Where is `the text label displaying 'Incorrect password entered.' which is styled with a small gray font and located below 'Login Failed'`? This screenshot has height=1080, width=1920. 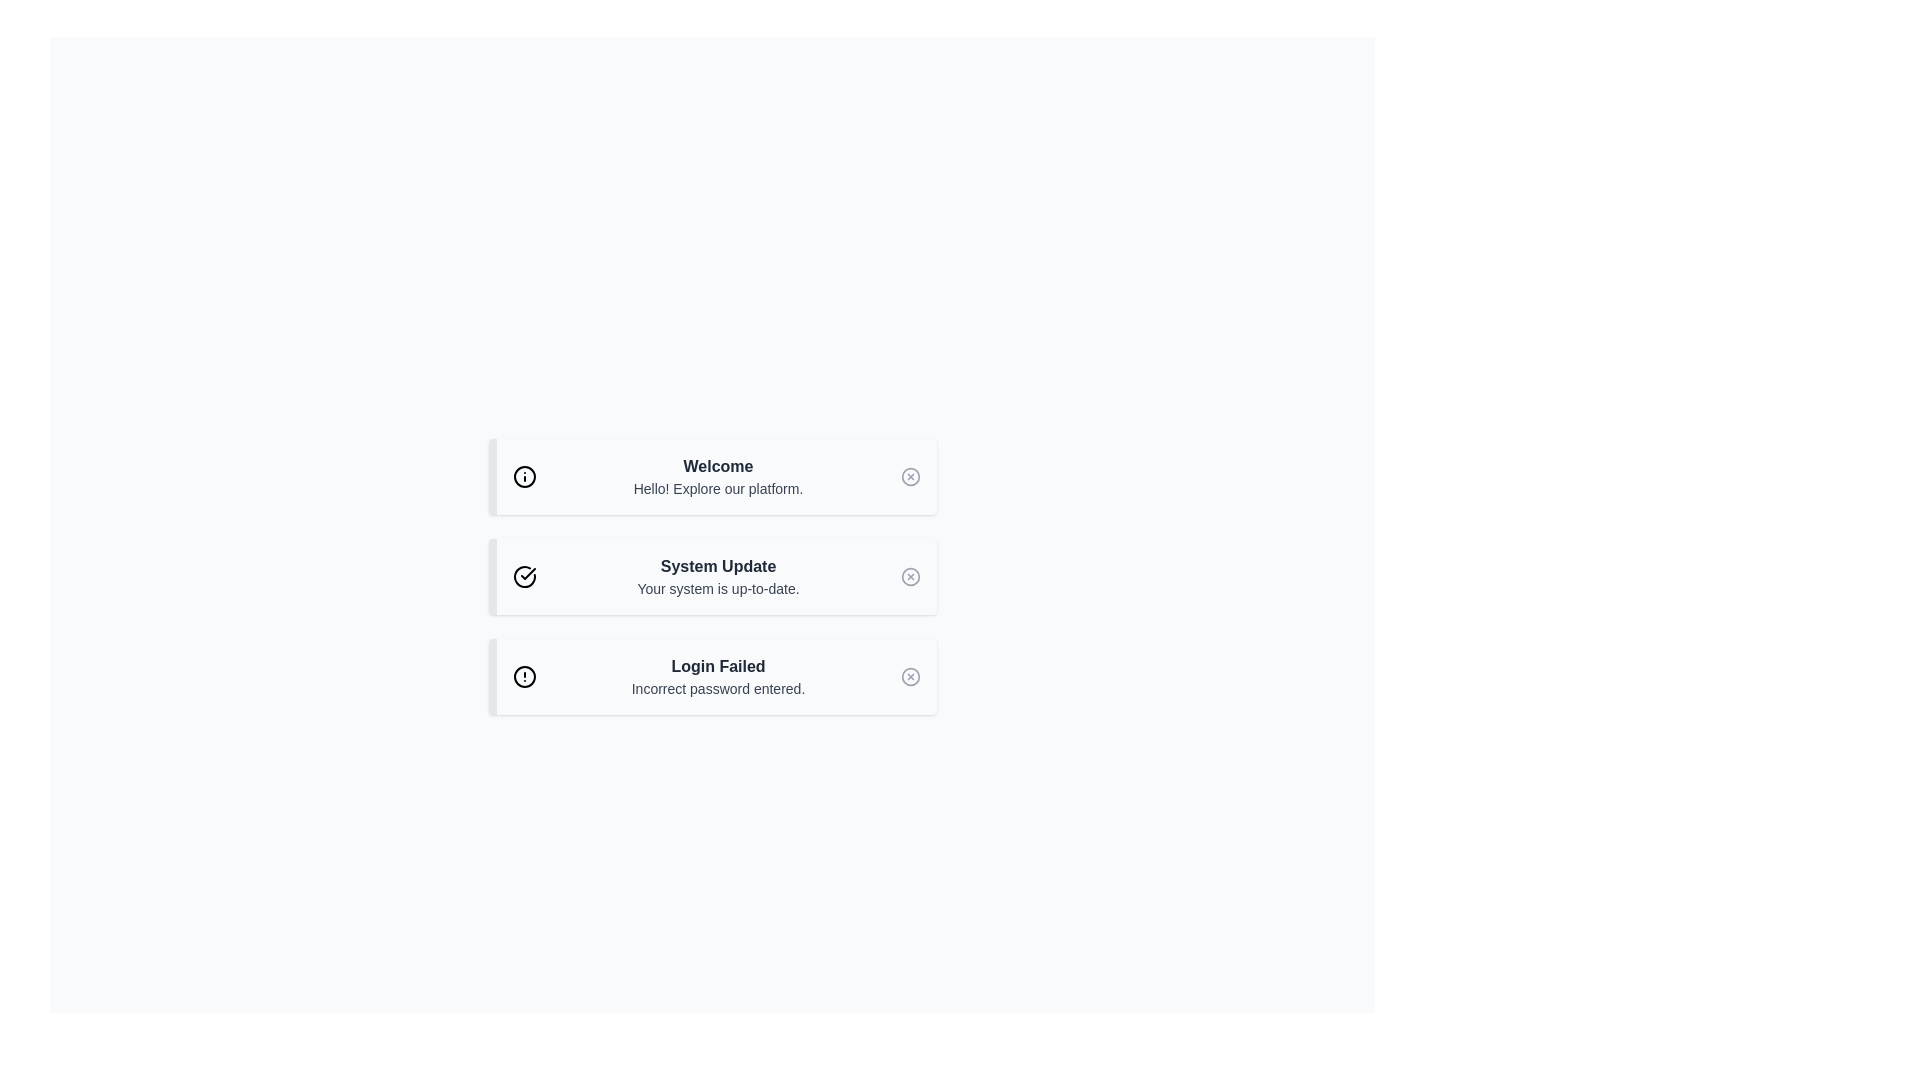 the text label displaying 'Incorrect password entered.' which is styled with a small gray font and located below 'Login Failed' is located at coordinates (718, 688).